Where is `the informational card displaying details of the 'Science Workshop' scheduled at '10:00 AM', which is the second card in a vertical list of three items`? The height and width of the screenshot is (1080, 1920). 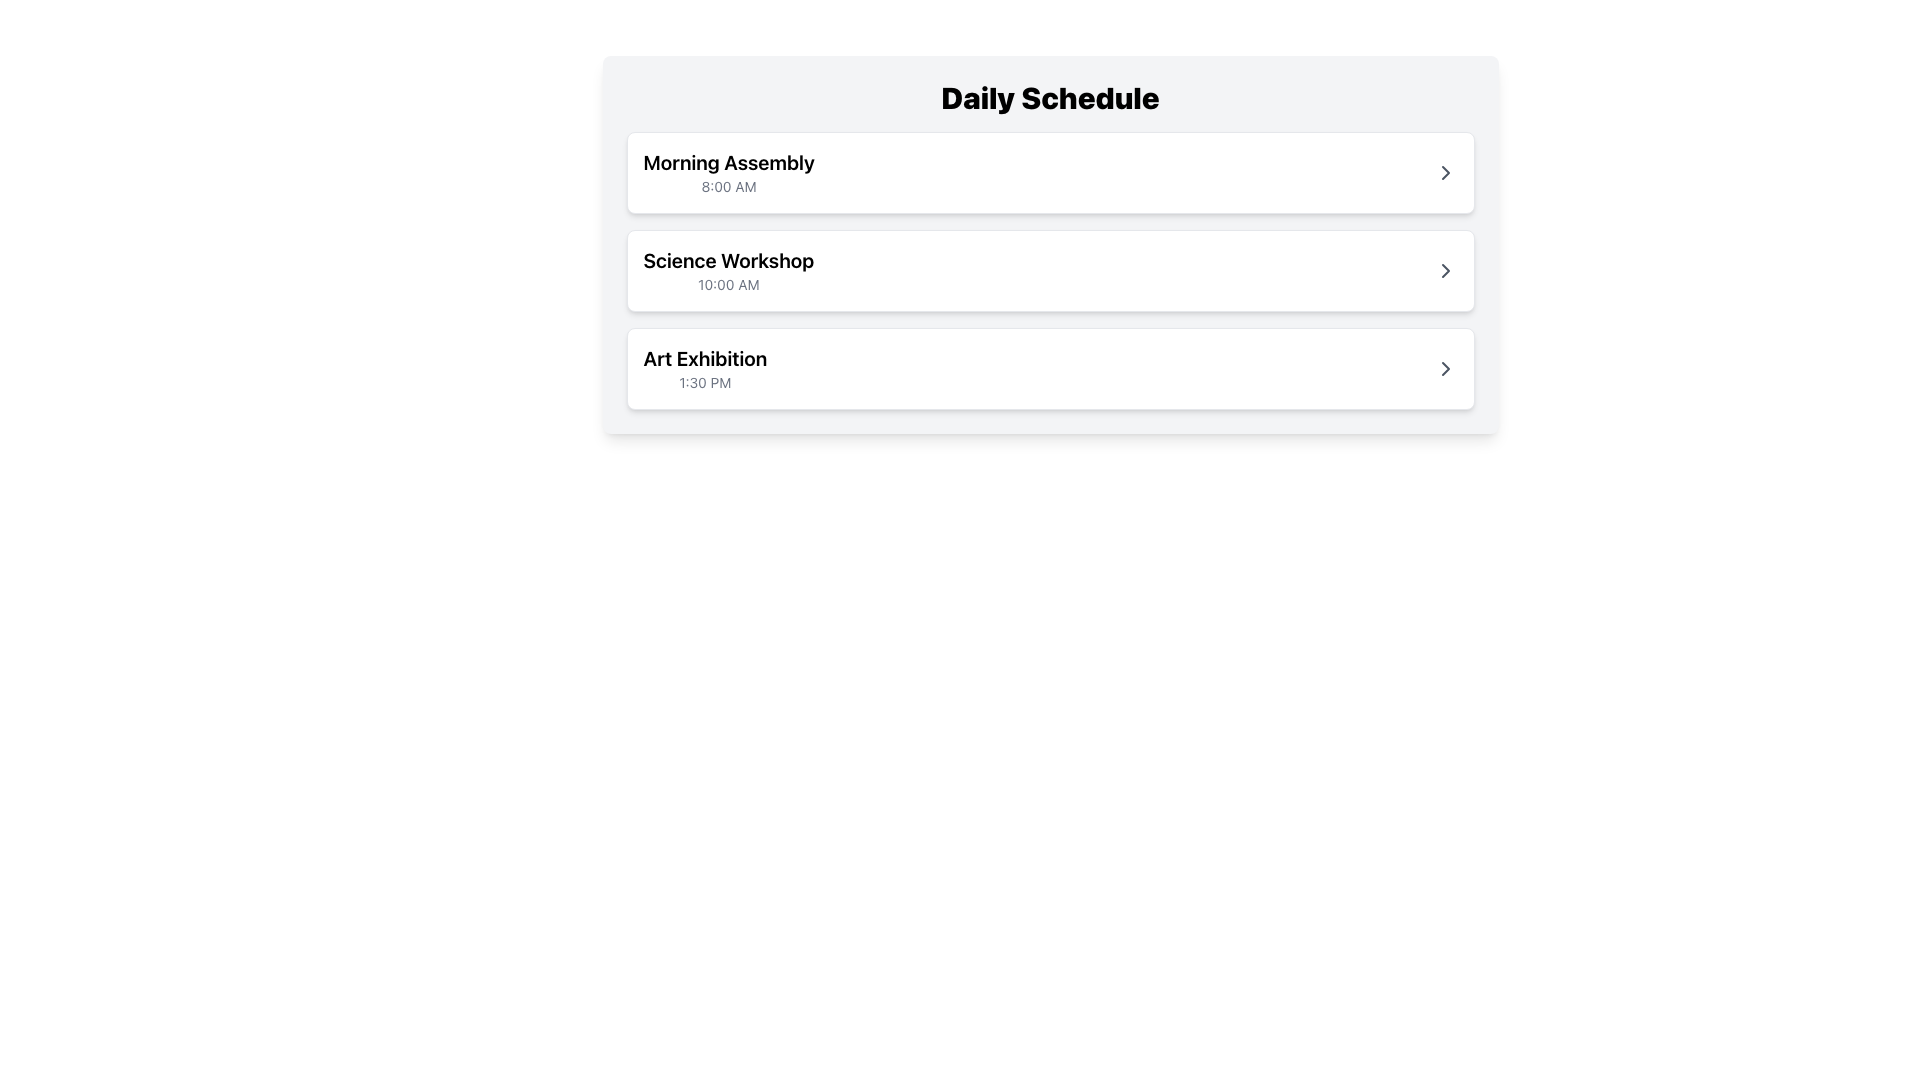
the informational card displaying details of the 'Science Workshop' scheduled at '10:00 AM', which is the second card in a vertical list of three items is located at coordinates (1049, 270).